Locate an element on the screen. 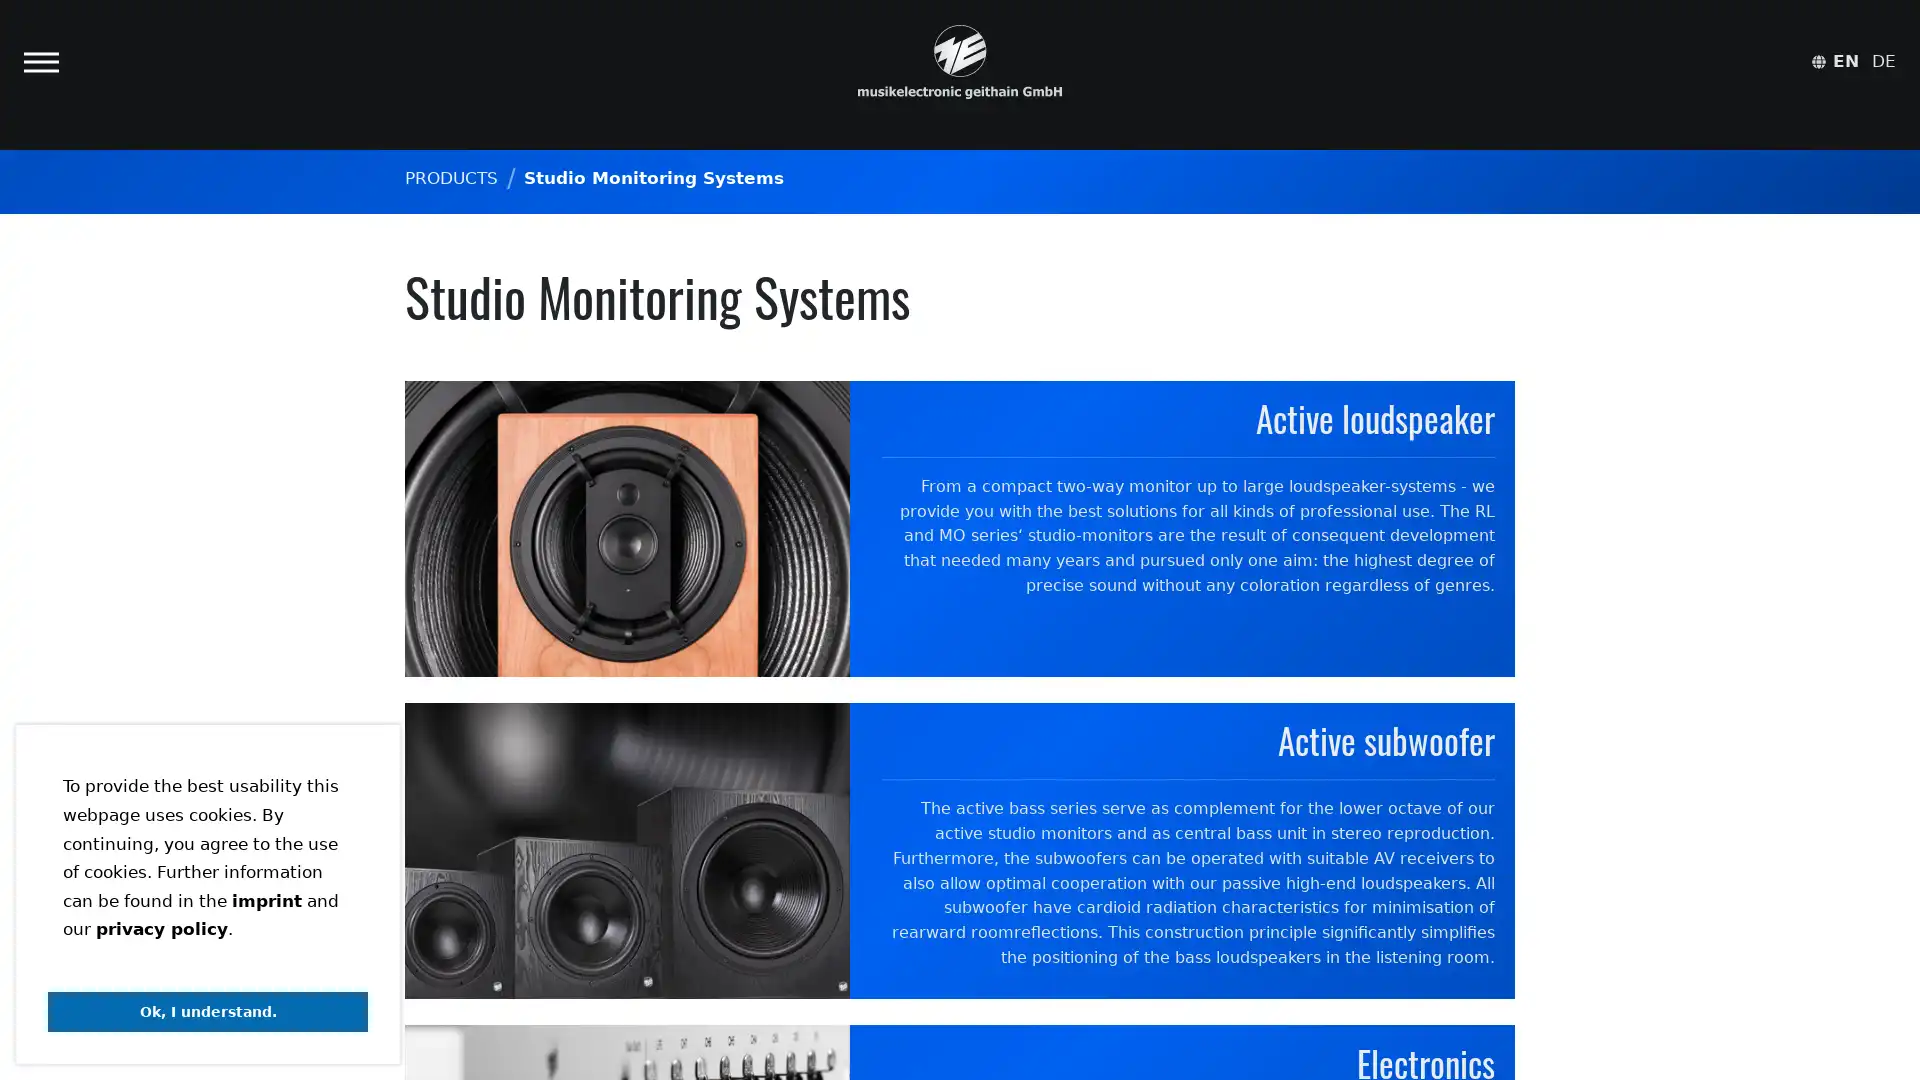  dismiss cookie message is located at coordinates (207, 1011).